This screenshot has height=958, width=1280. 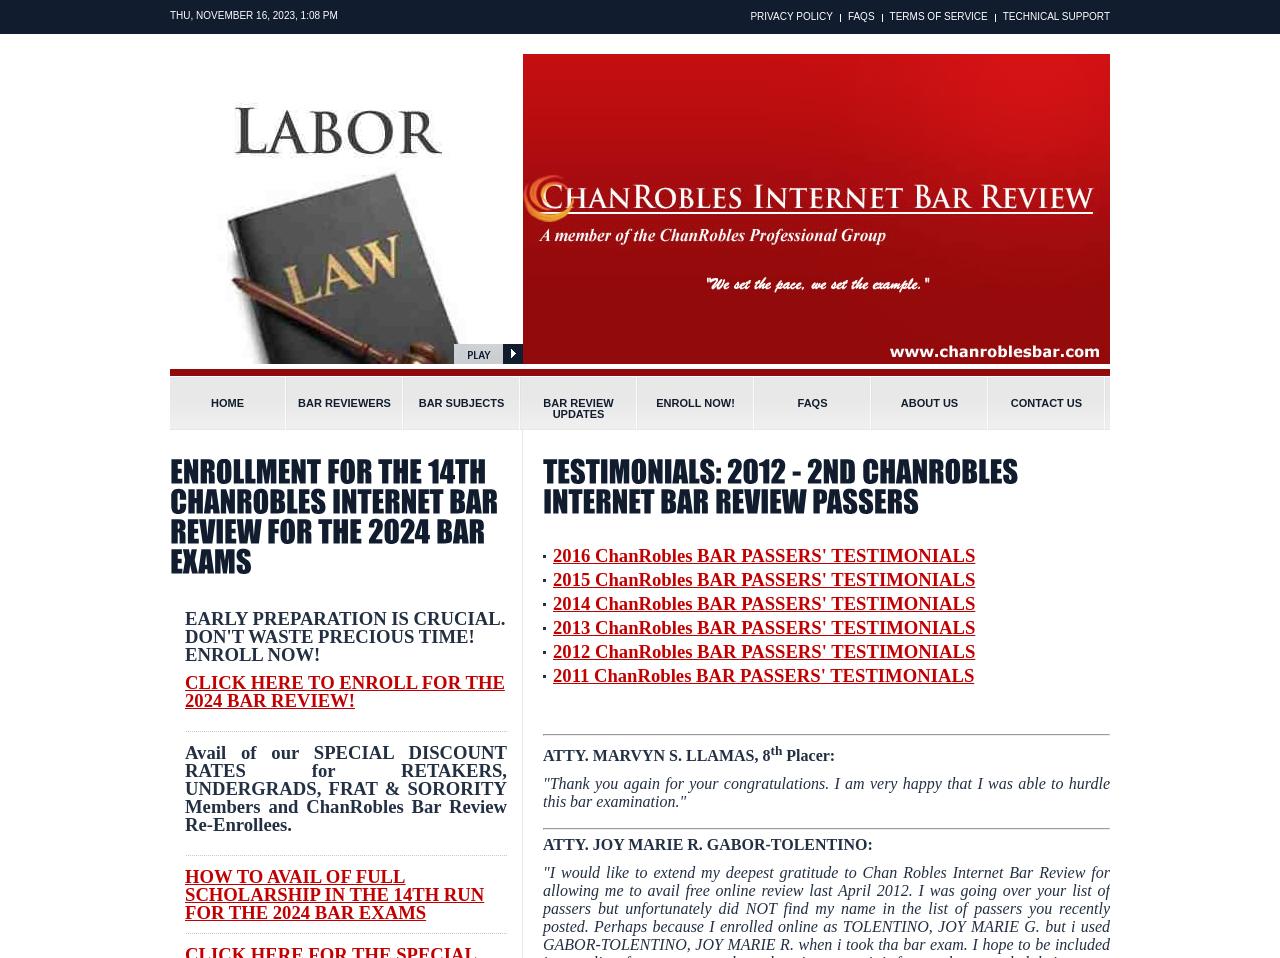 I want to click on 'Contact Us', so click(x=1045, y=403).